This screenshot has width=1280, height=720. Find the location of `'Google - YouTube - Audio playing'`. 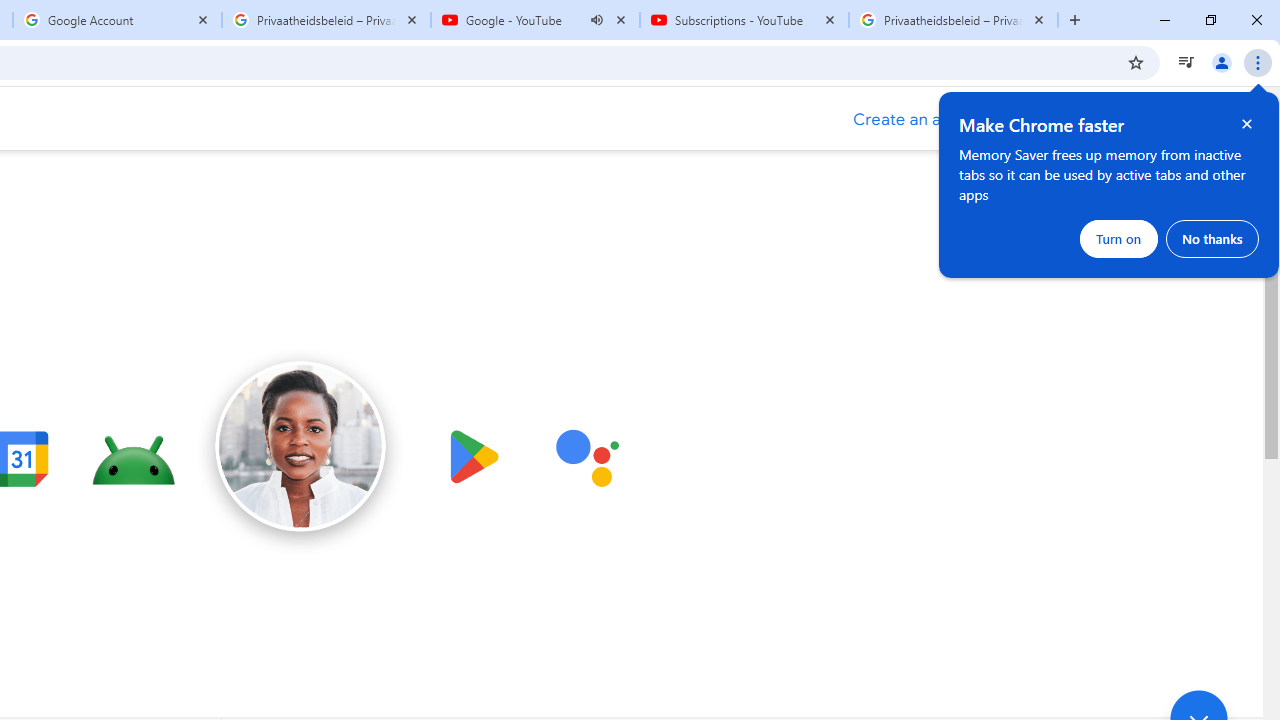

'Google - YouTube - Audio playing' is located at coordinates (535, 20).